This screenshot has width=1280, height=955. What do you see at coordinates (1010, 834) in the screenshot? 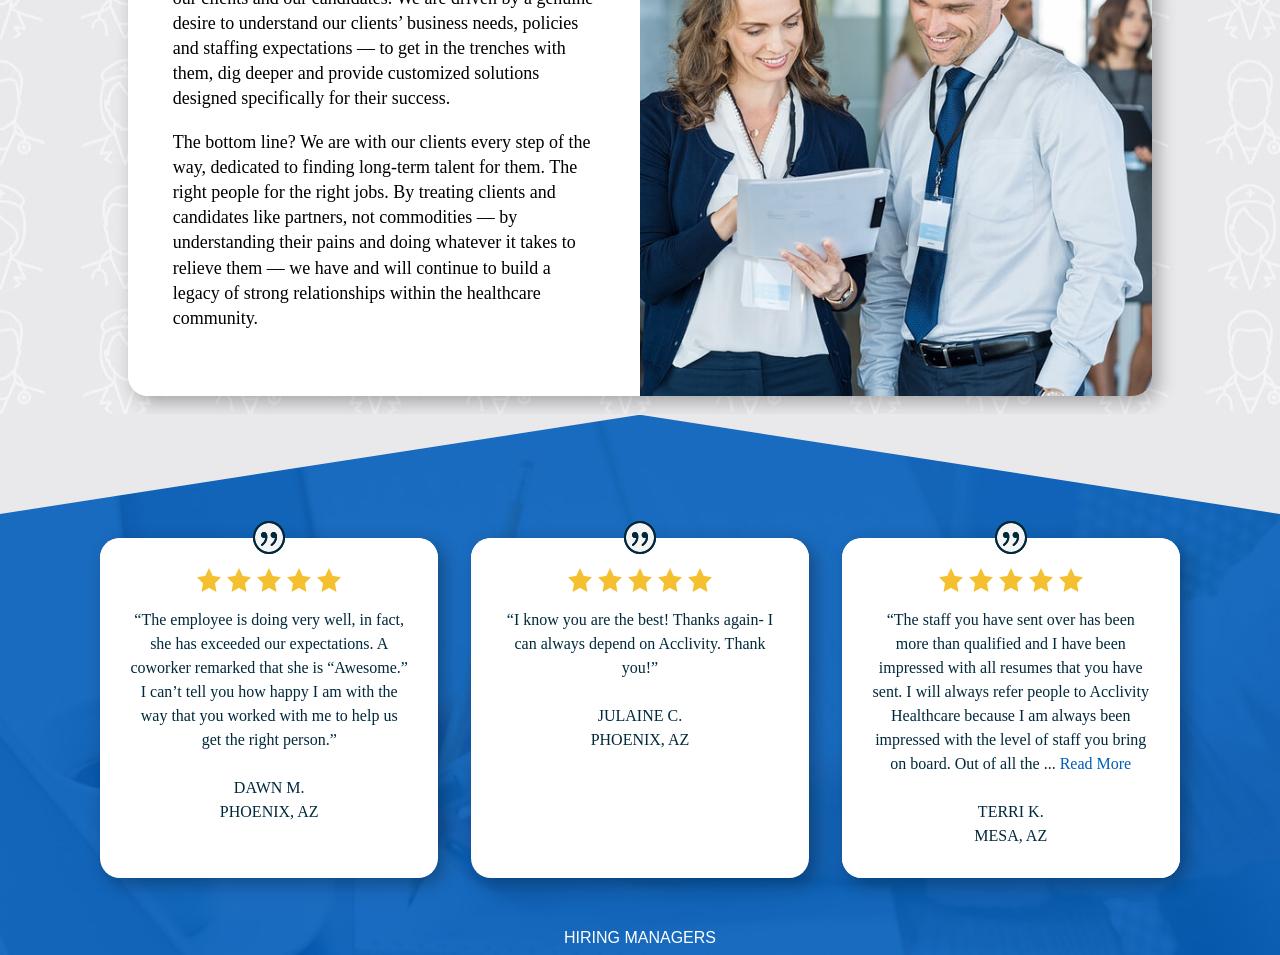
I see `'Mesa, AZ'` at bounding box center [1010, 834].